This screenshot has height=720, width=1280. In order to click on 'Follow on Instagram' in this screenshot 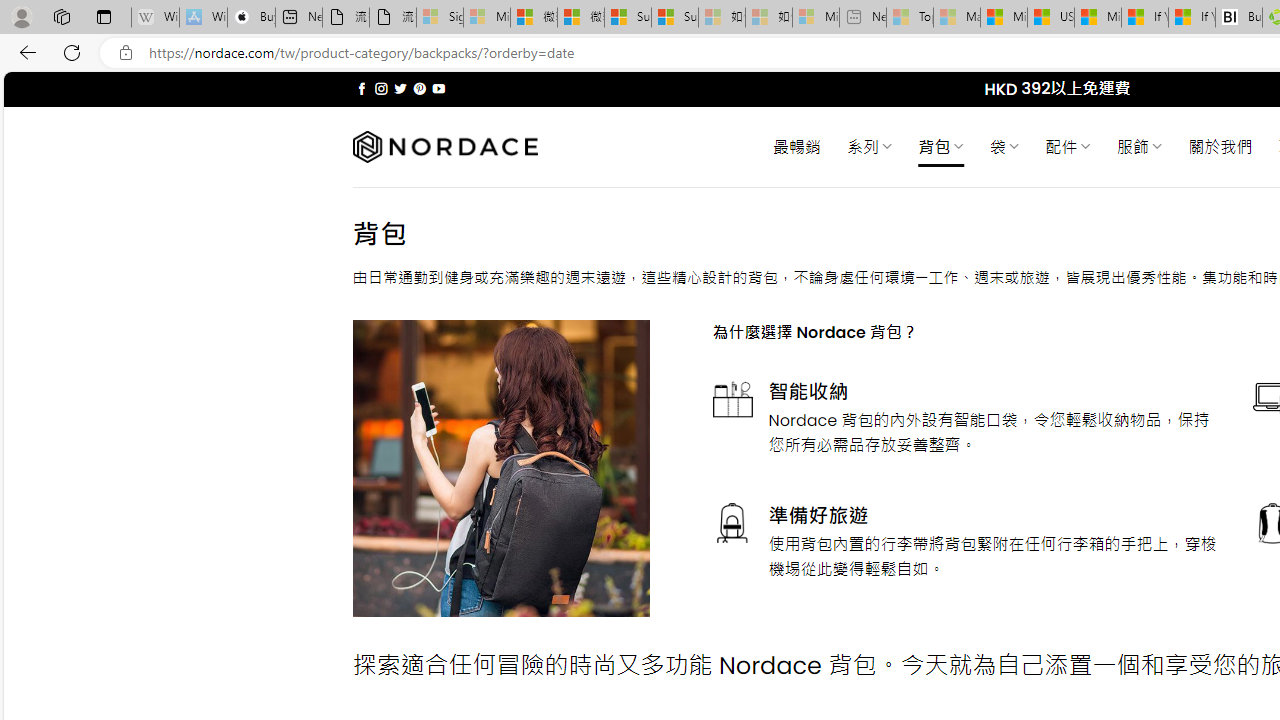, I will do `click(381, 88)`.